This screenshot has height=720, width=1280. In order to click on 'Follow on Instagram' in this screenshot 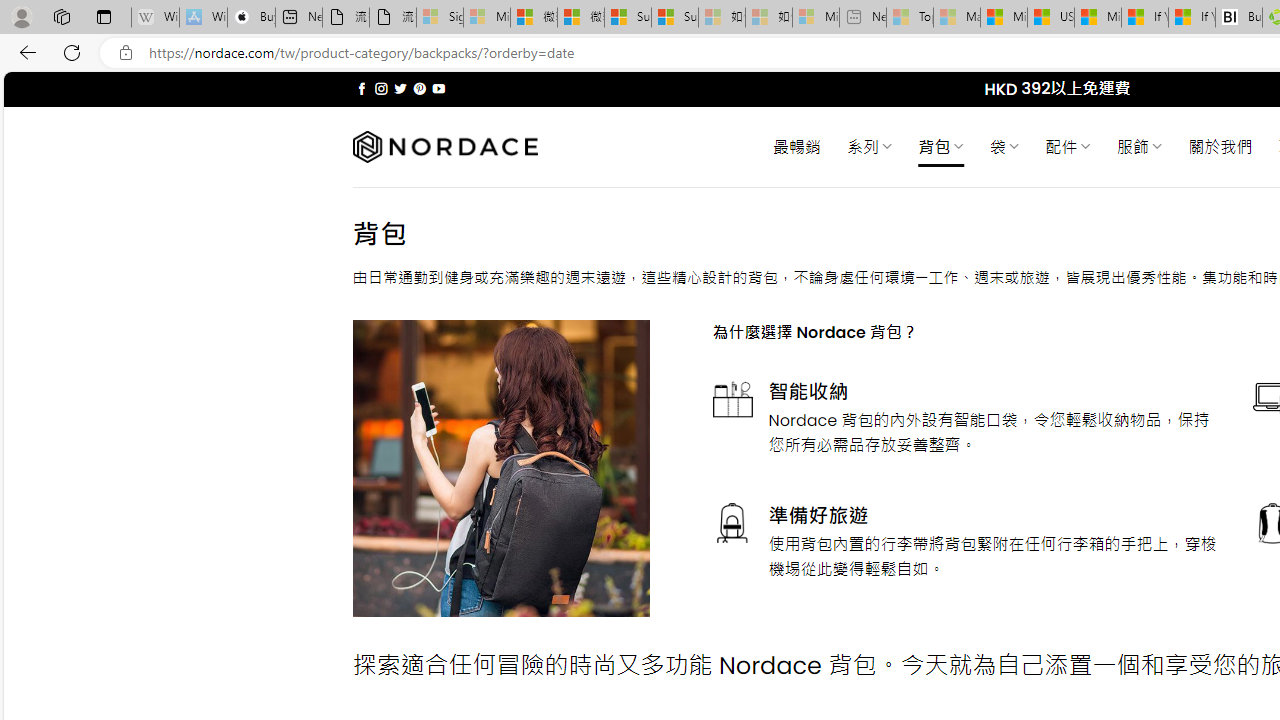, I will do `click(381, 88)`.